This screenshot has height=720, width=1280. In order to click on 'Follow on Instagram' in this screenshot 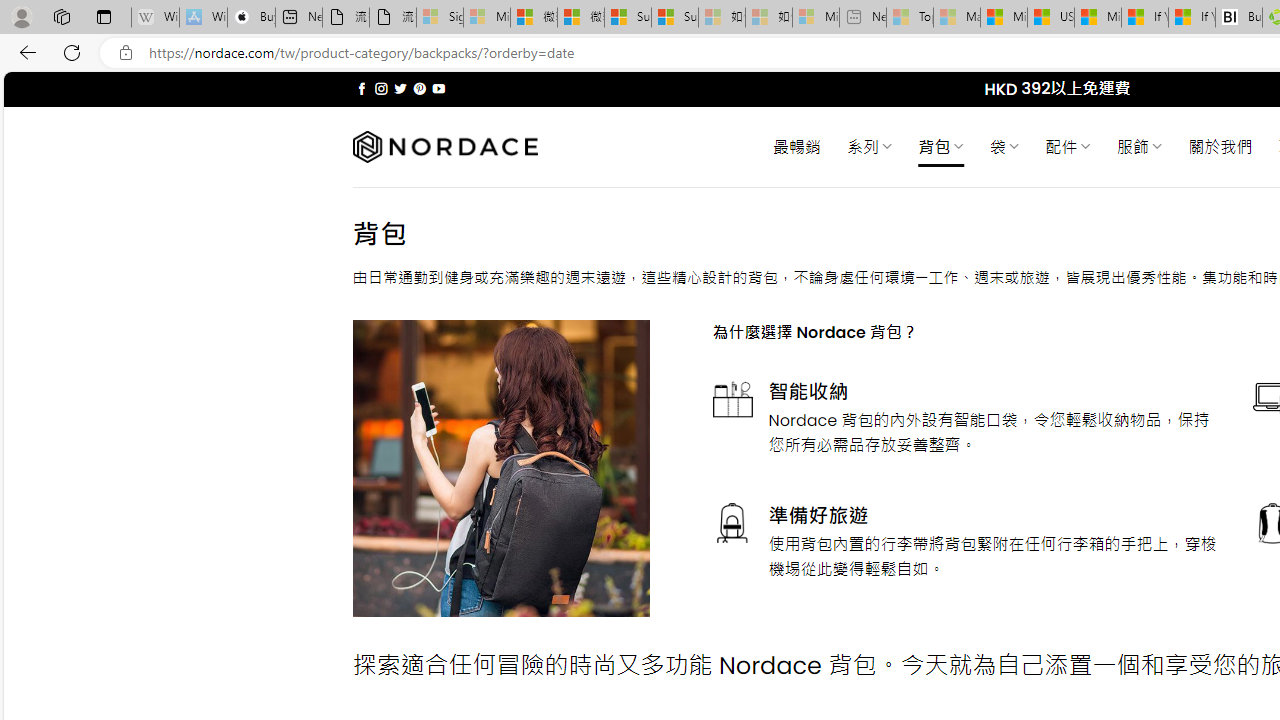, I will do `click(381, 88)`.